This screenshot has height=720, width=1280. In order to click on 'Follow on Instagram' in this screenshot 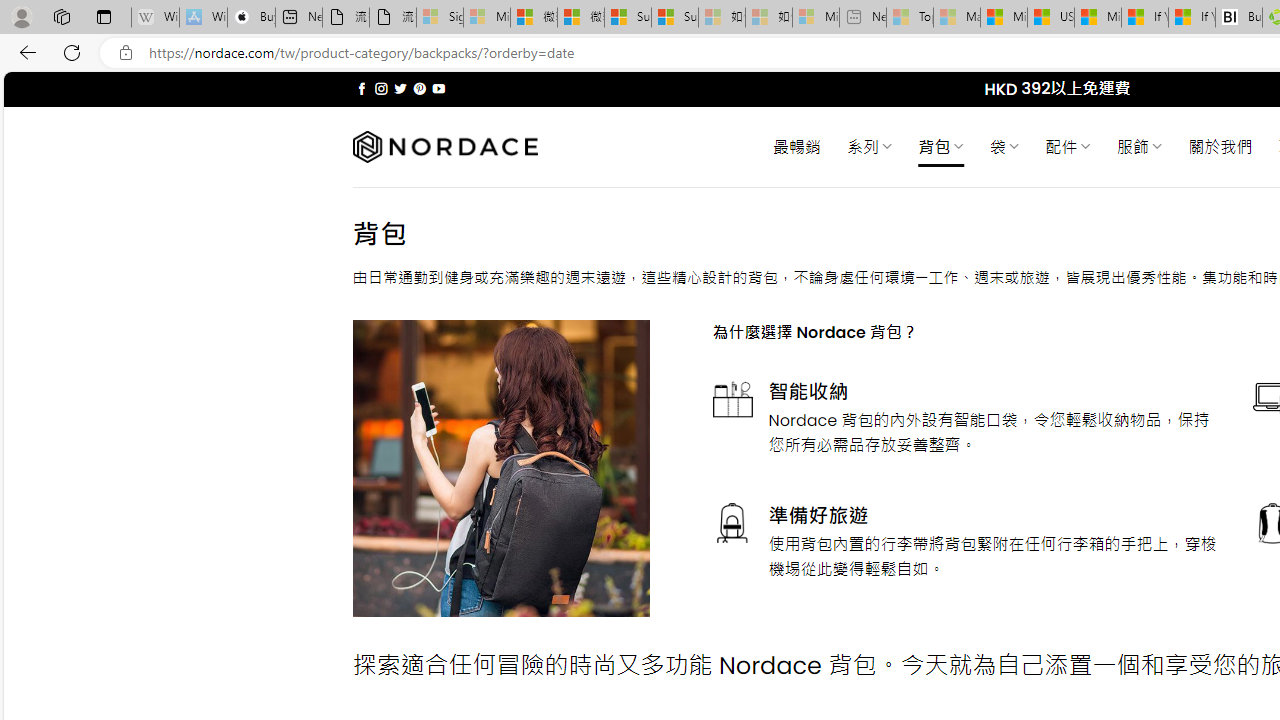, I will do `click(381, 88)`.